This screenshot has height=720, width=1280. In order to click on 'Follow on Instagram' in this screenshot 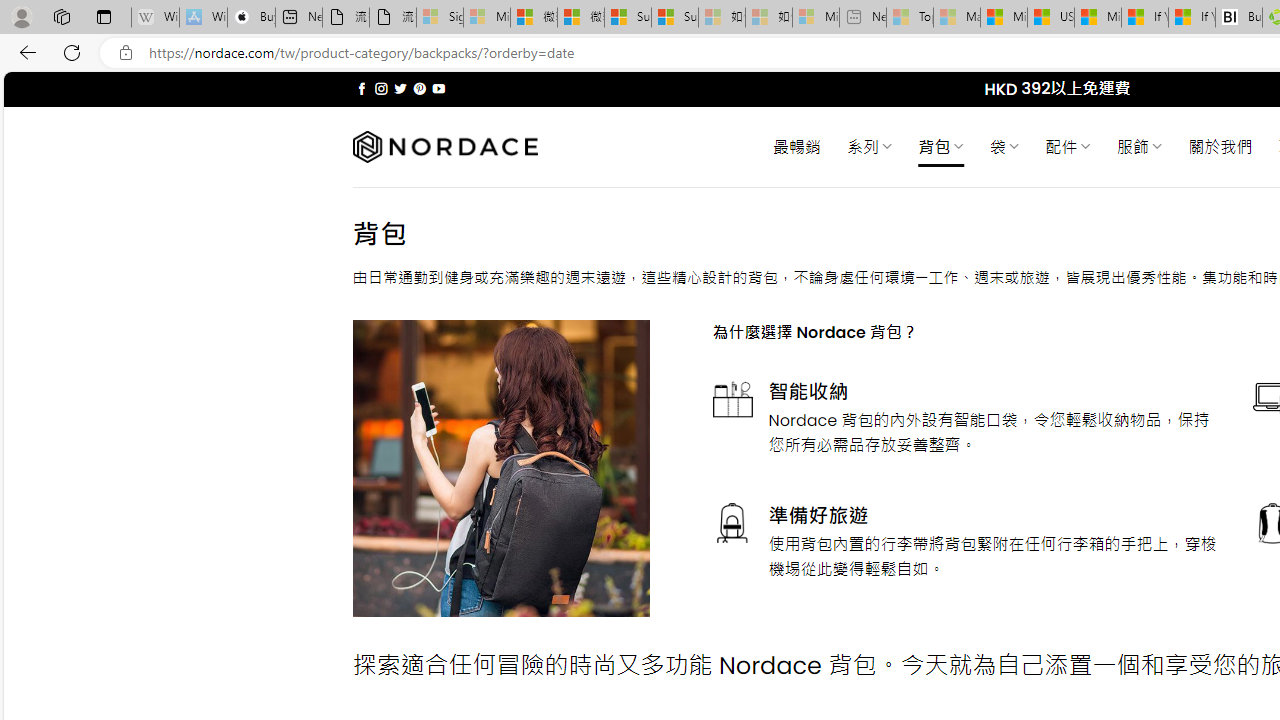, I will do `click(381, 88)`.